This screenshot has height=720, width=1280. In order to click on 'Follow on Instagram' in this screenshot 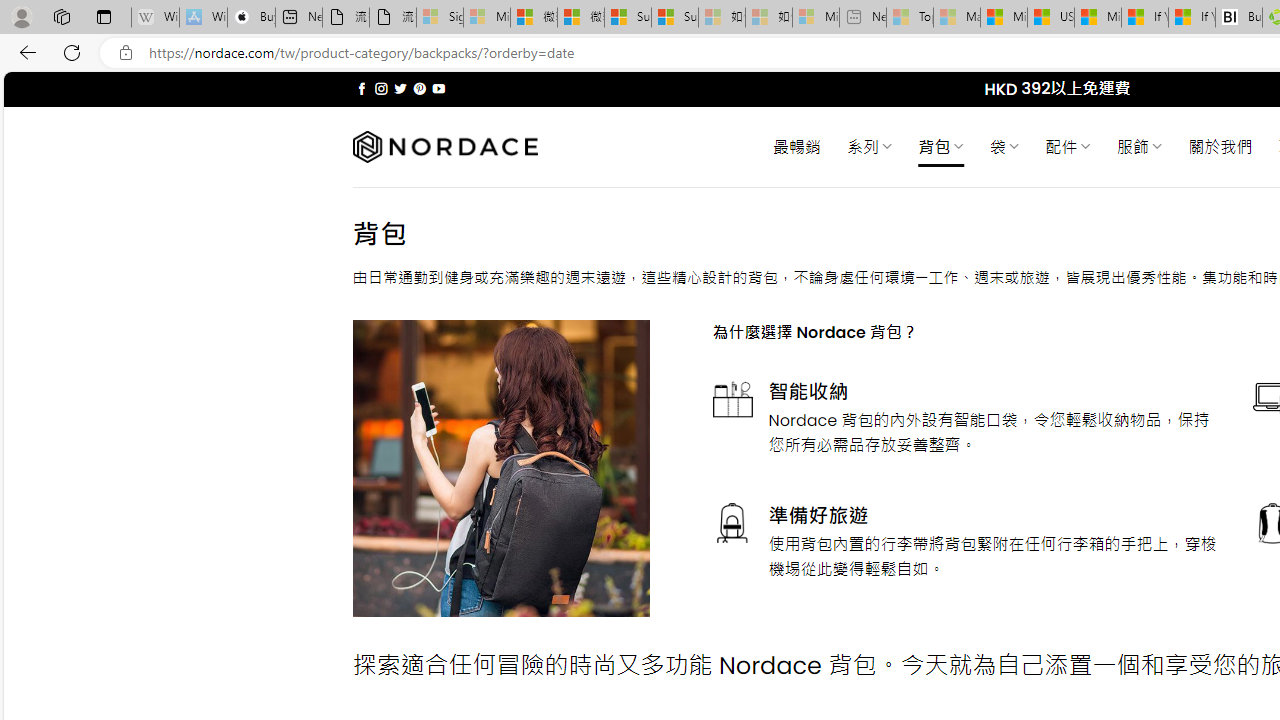, I will do `click(381, 88)`.